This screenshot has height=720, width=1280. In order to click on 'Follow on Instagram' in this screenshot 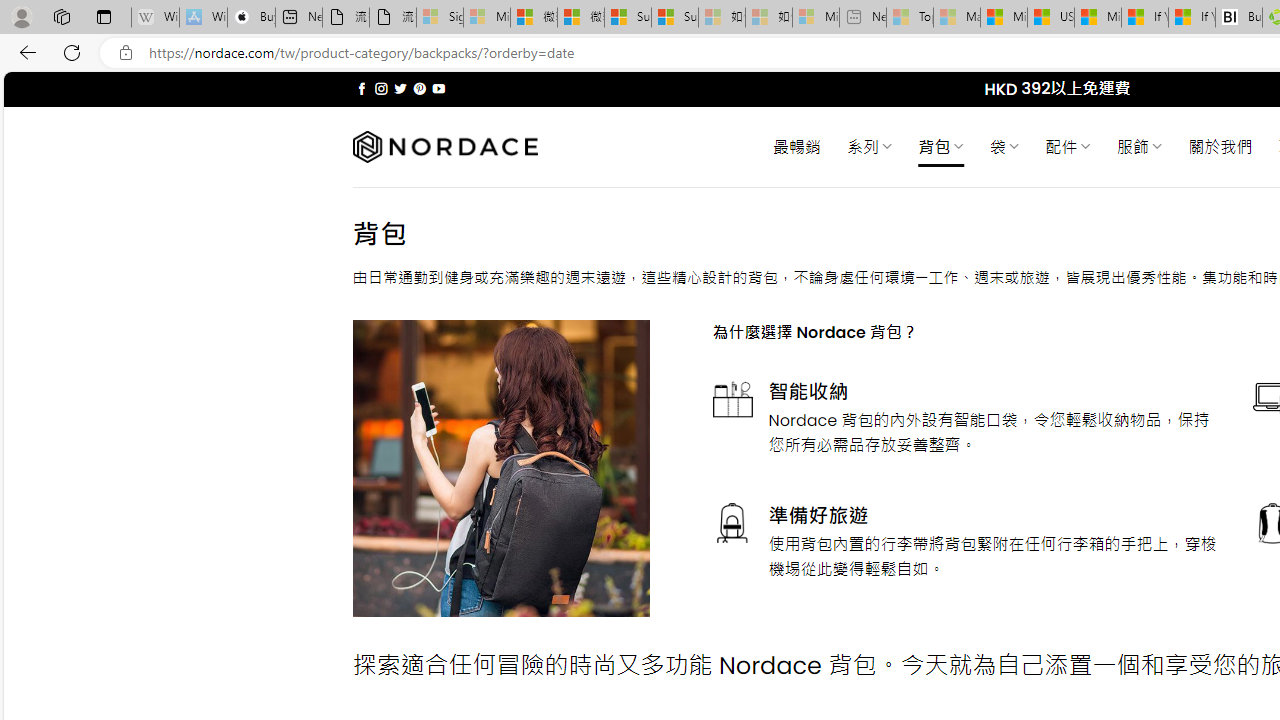, I will do `click(381, 88)`.